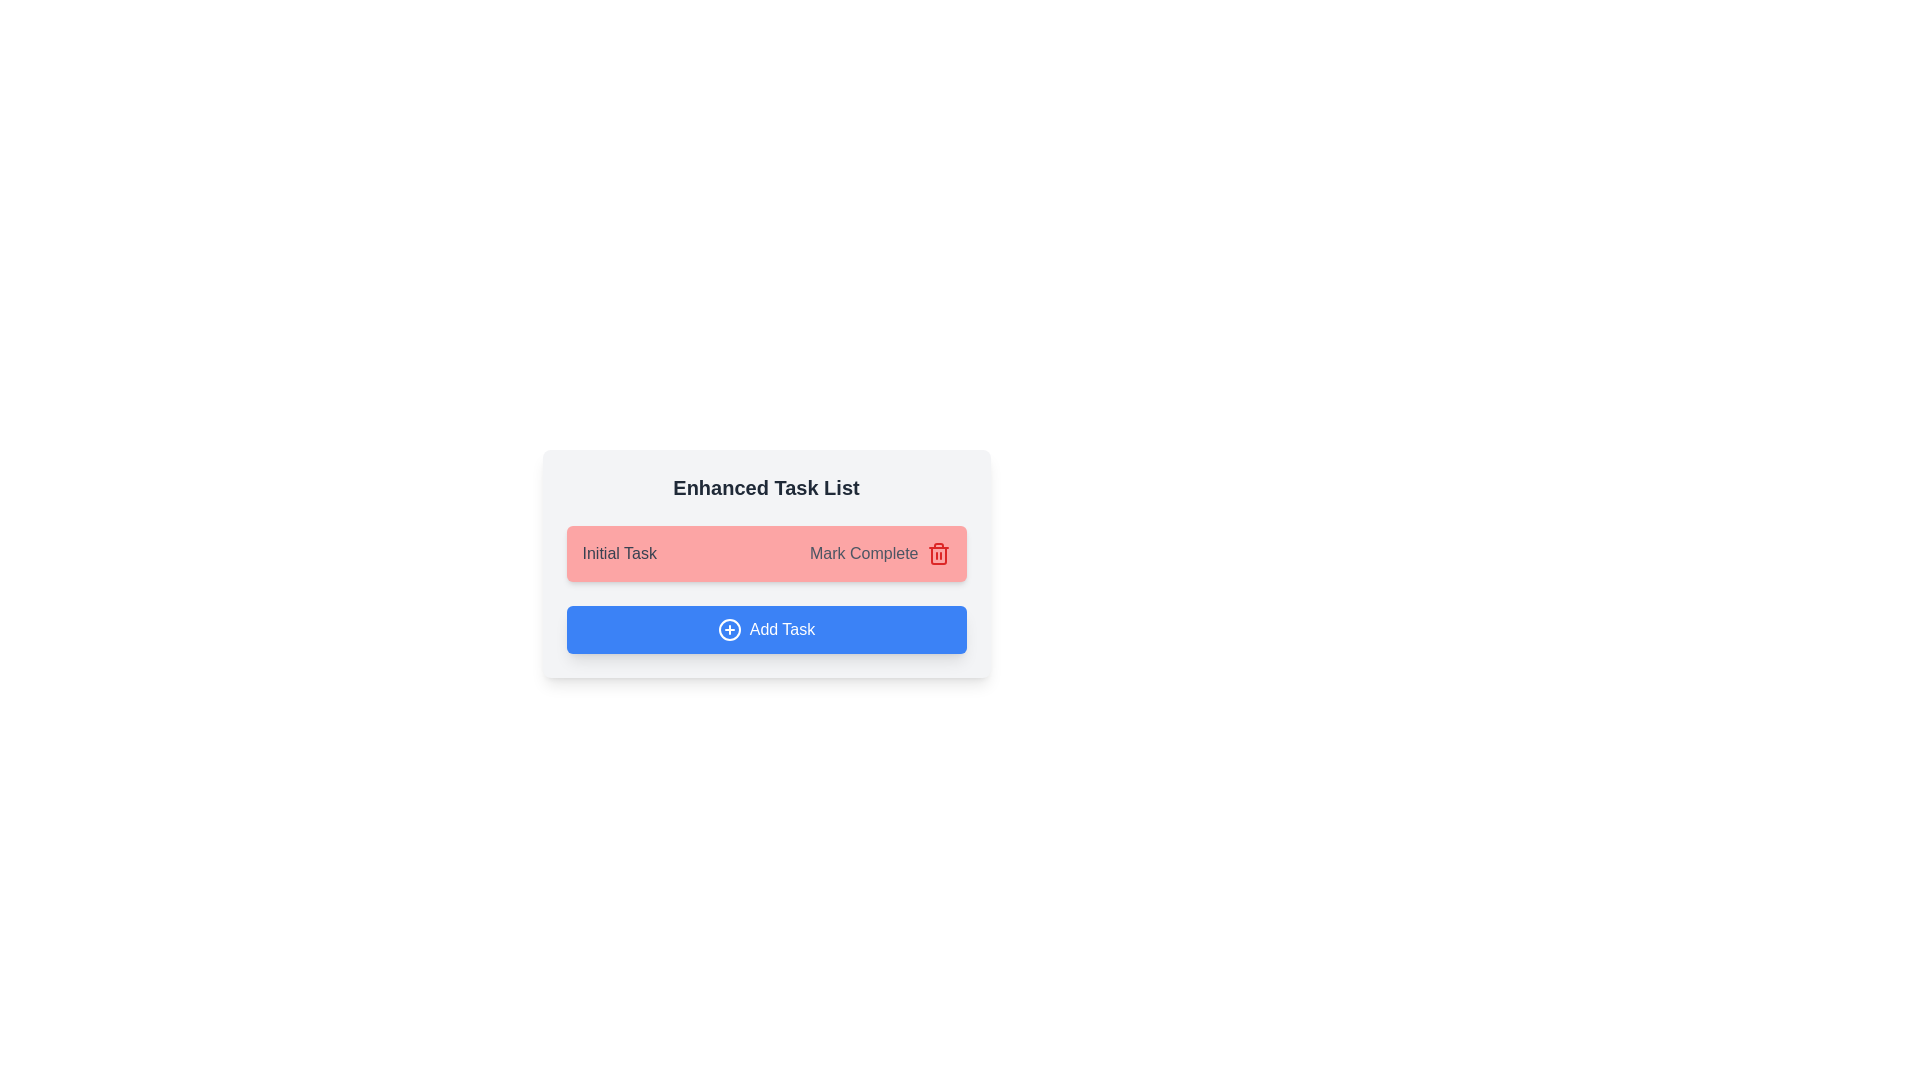 The image size is (1920, 1080). Describe the element at coordinates (864, 554) in the screenshot. I see `the 'Mark Complete' button to toggle the task's completion status` at that location.